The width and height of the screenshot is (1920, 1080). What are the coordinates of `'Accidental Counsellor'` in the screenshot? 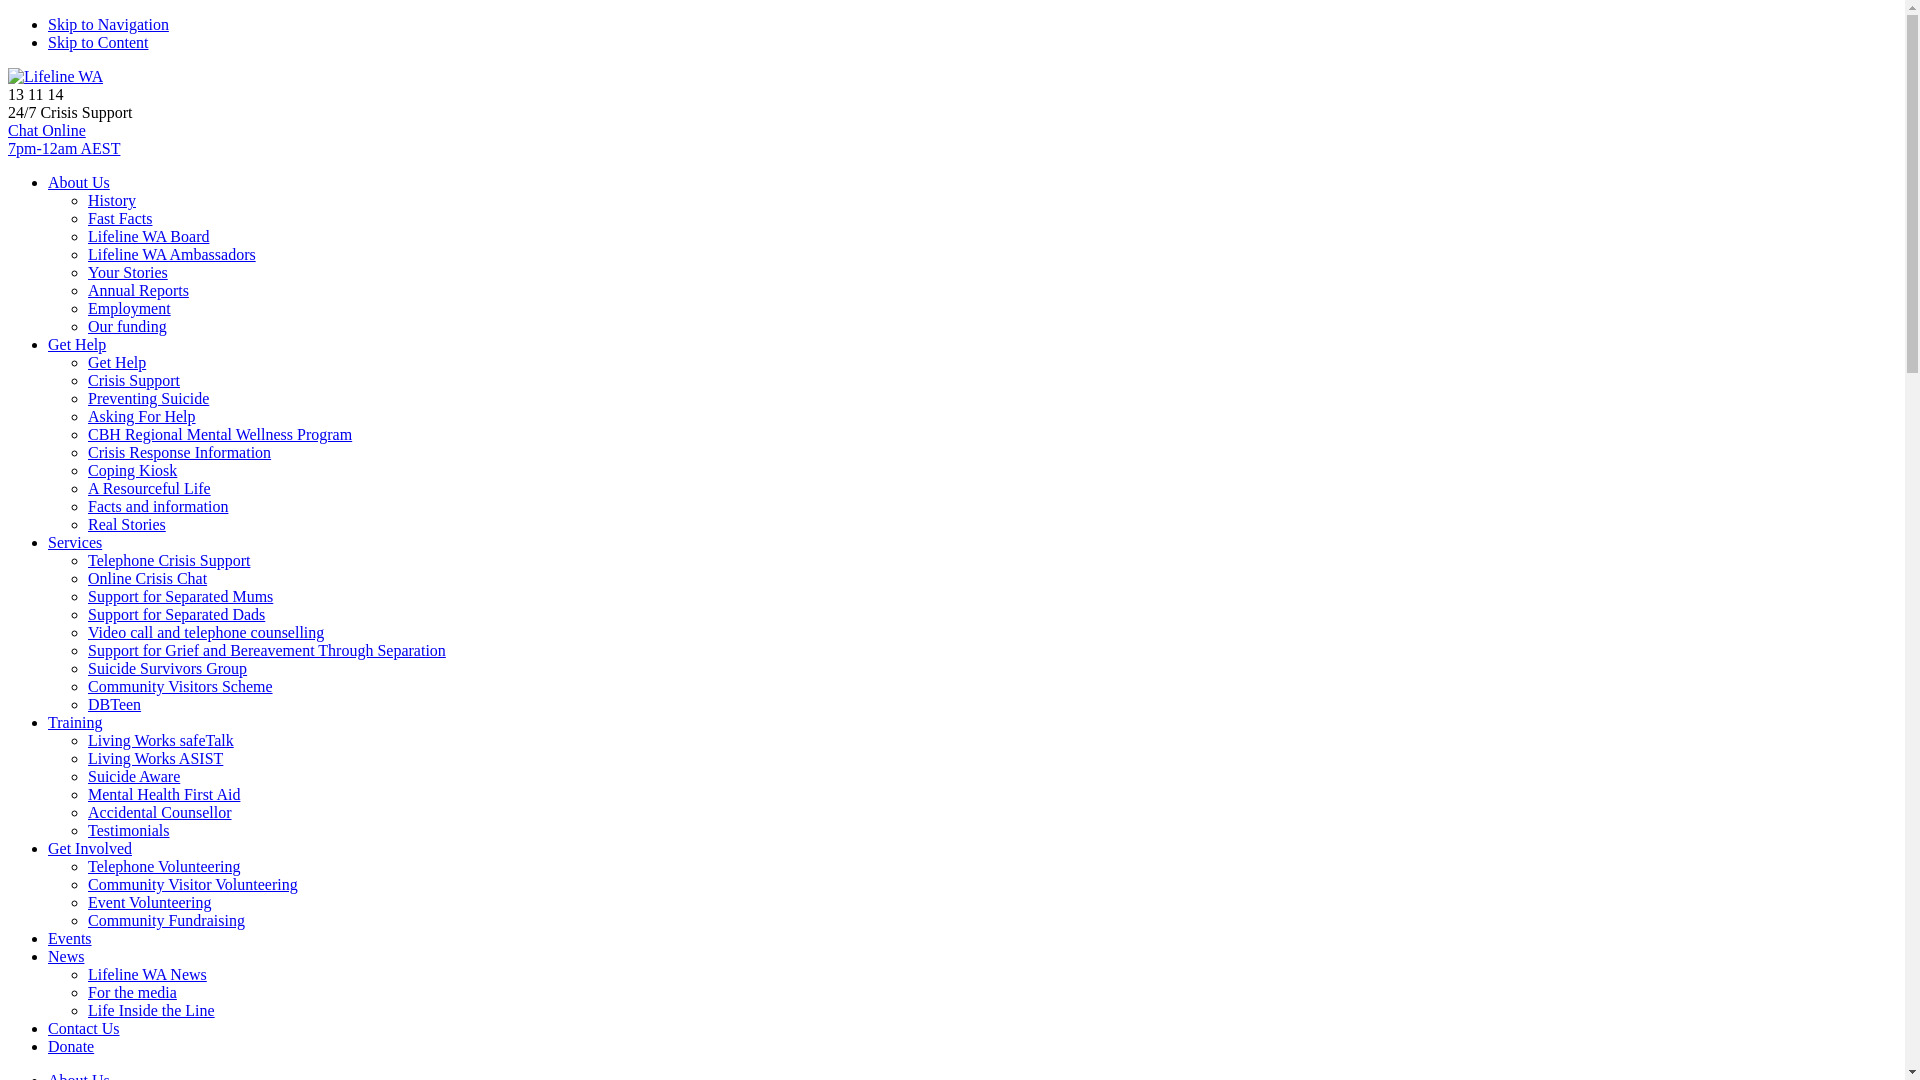 It's located at (158, 812).